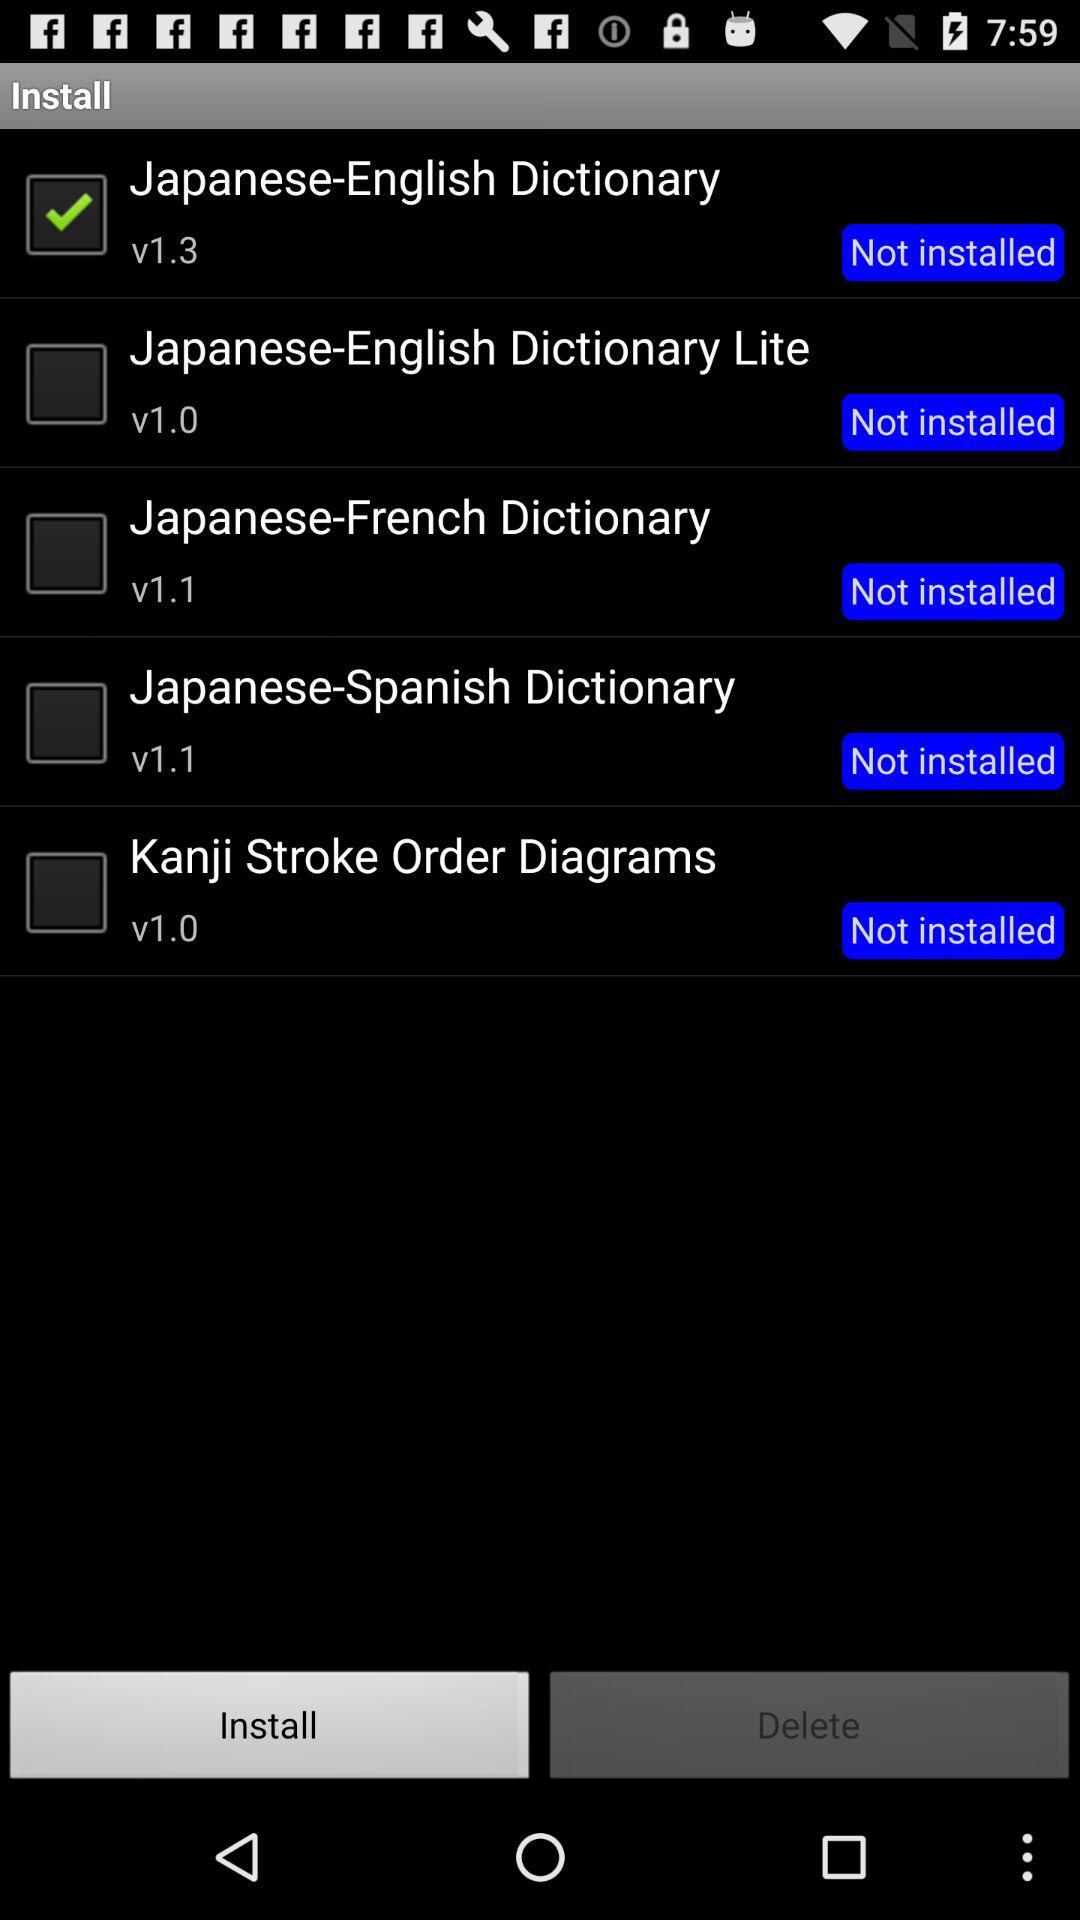 The height and width of the screenshot is (1920, 1080). I want to click on the delete, so click(810, 1730).